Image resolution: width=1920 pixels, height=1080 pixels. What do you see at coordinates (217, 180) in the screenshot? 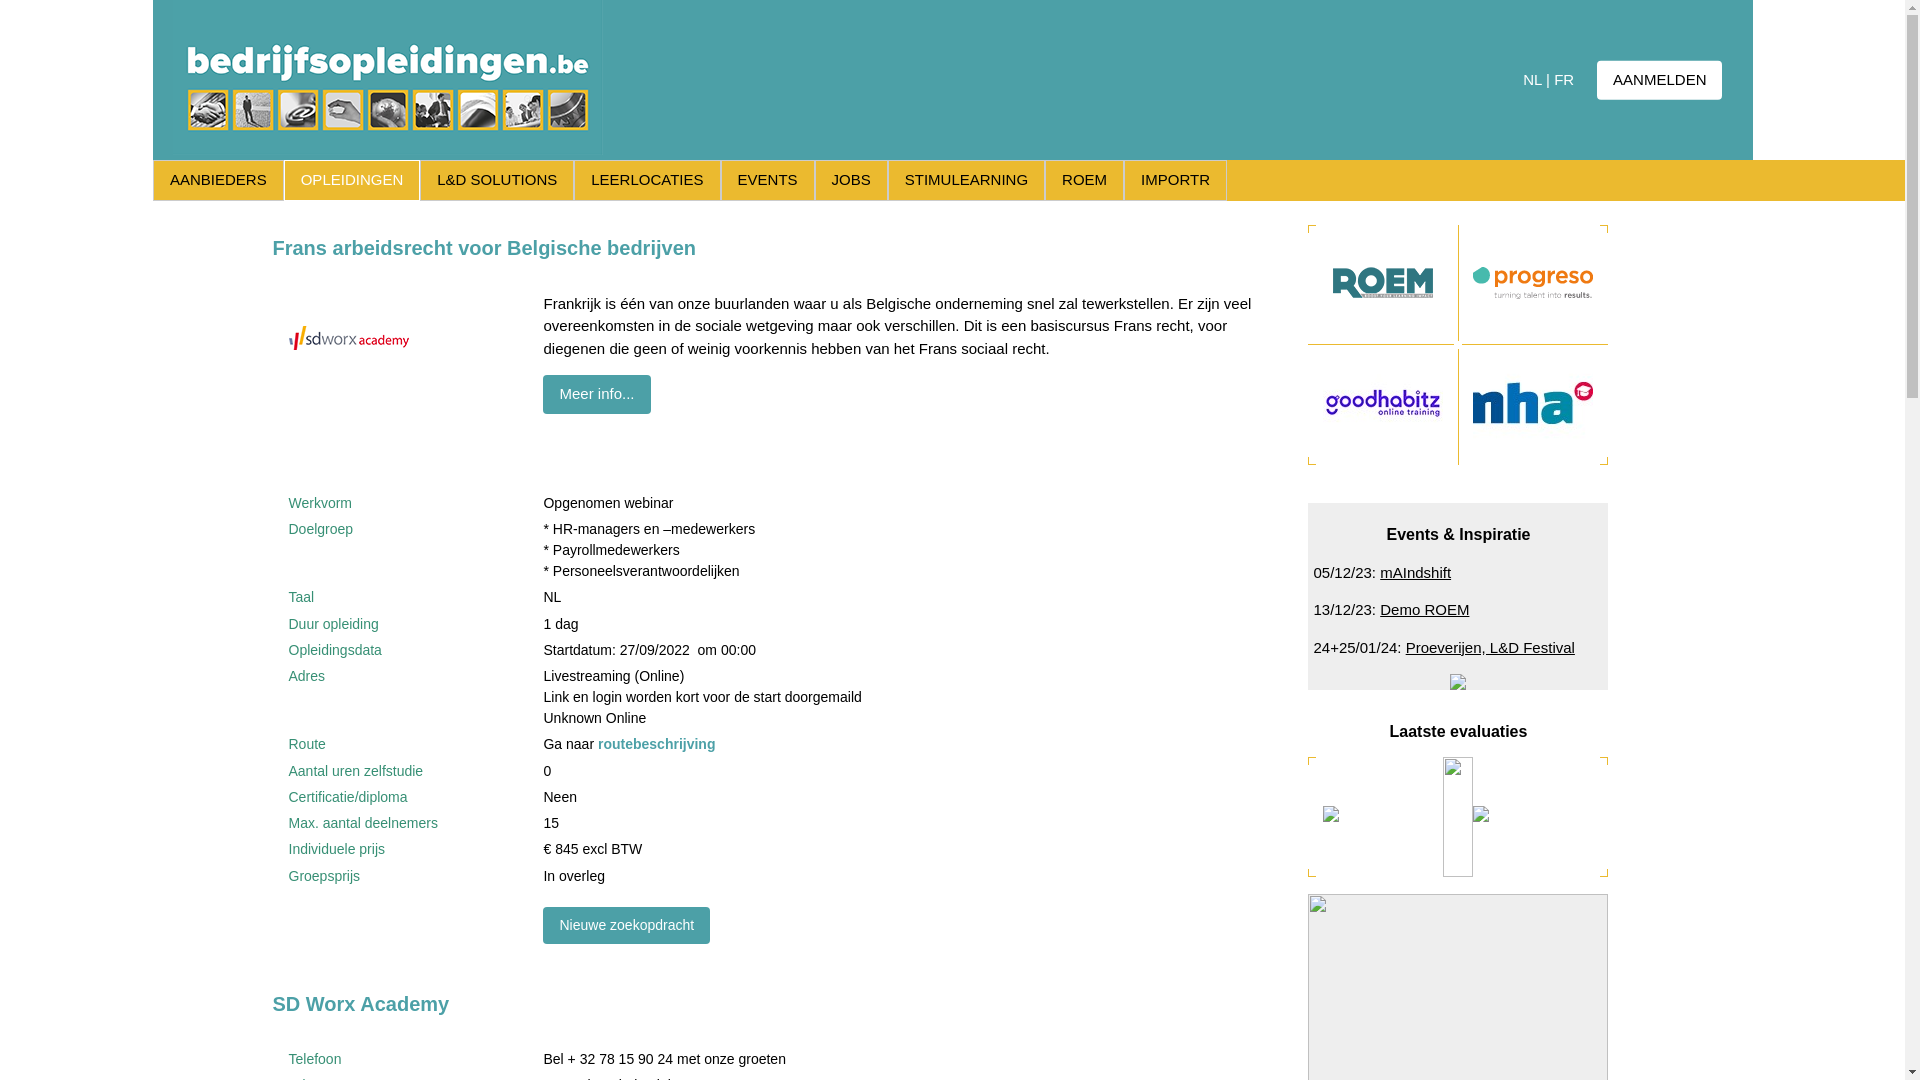
I see `'AANBIEDERS'` at bounding box center [217, 180].